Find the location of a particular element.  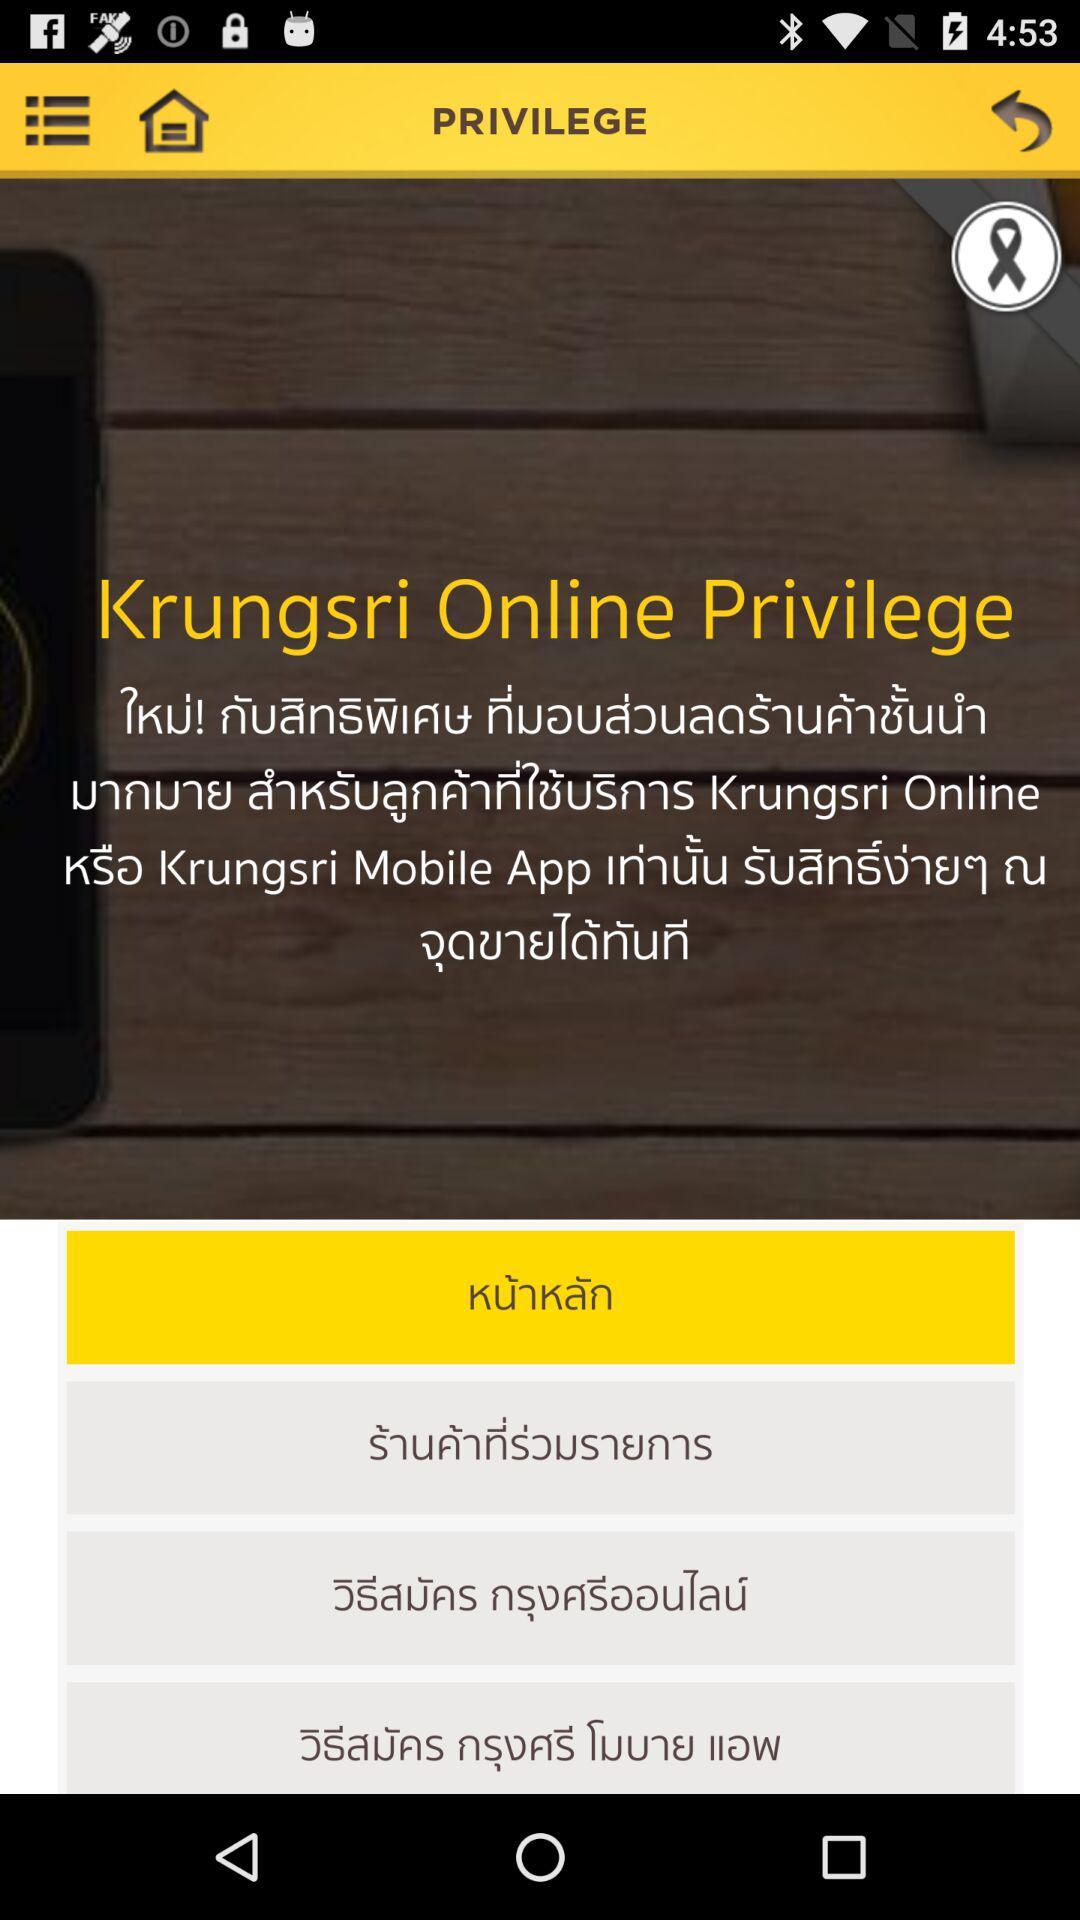

the home icon is located at coordinates (172, 128).